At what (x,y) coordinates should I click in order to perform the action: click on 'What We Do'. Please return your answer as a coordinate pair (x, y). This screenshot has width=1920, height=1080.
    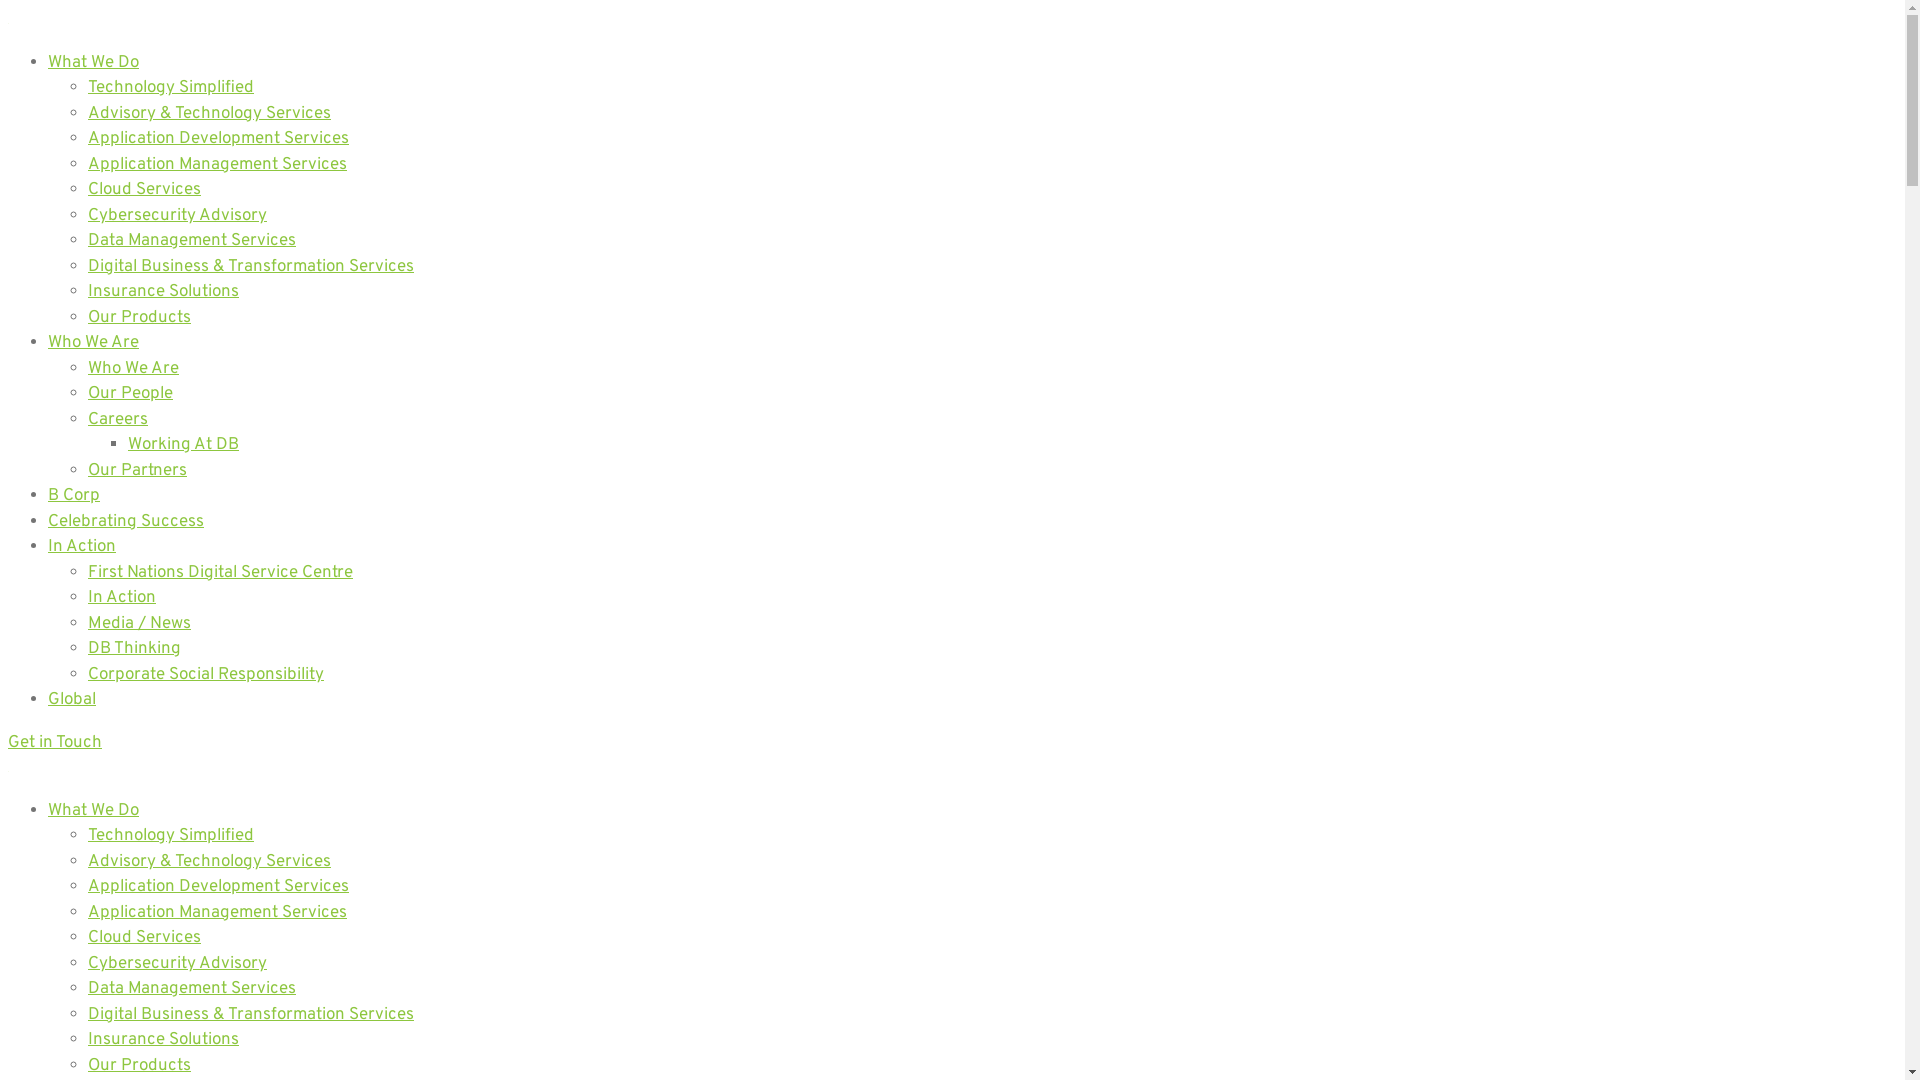
    Looking at the image, I should click on (92, 810).